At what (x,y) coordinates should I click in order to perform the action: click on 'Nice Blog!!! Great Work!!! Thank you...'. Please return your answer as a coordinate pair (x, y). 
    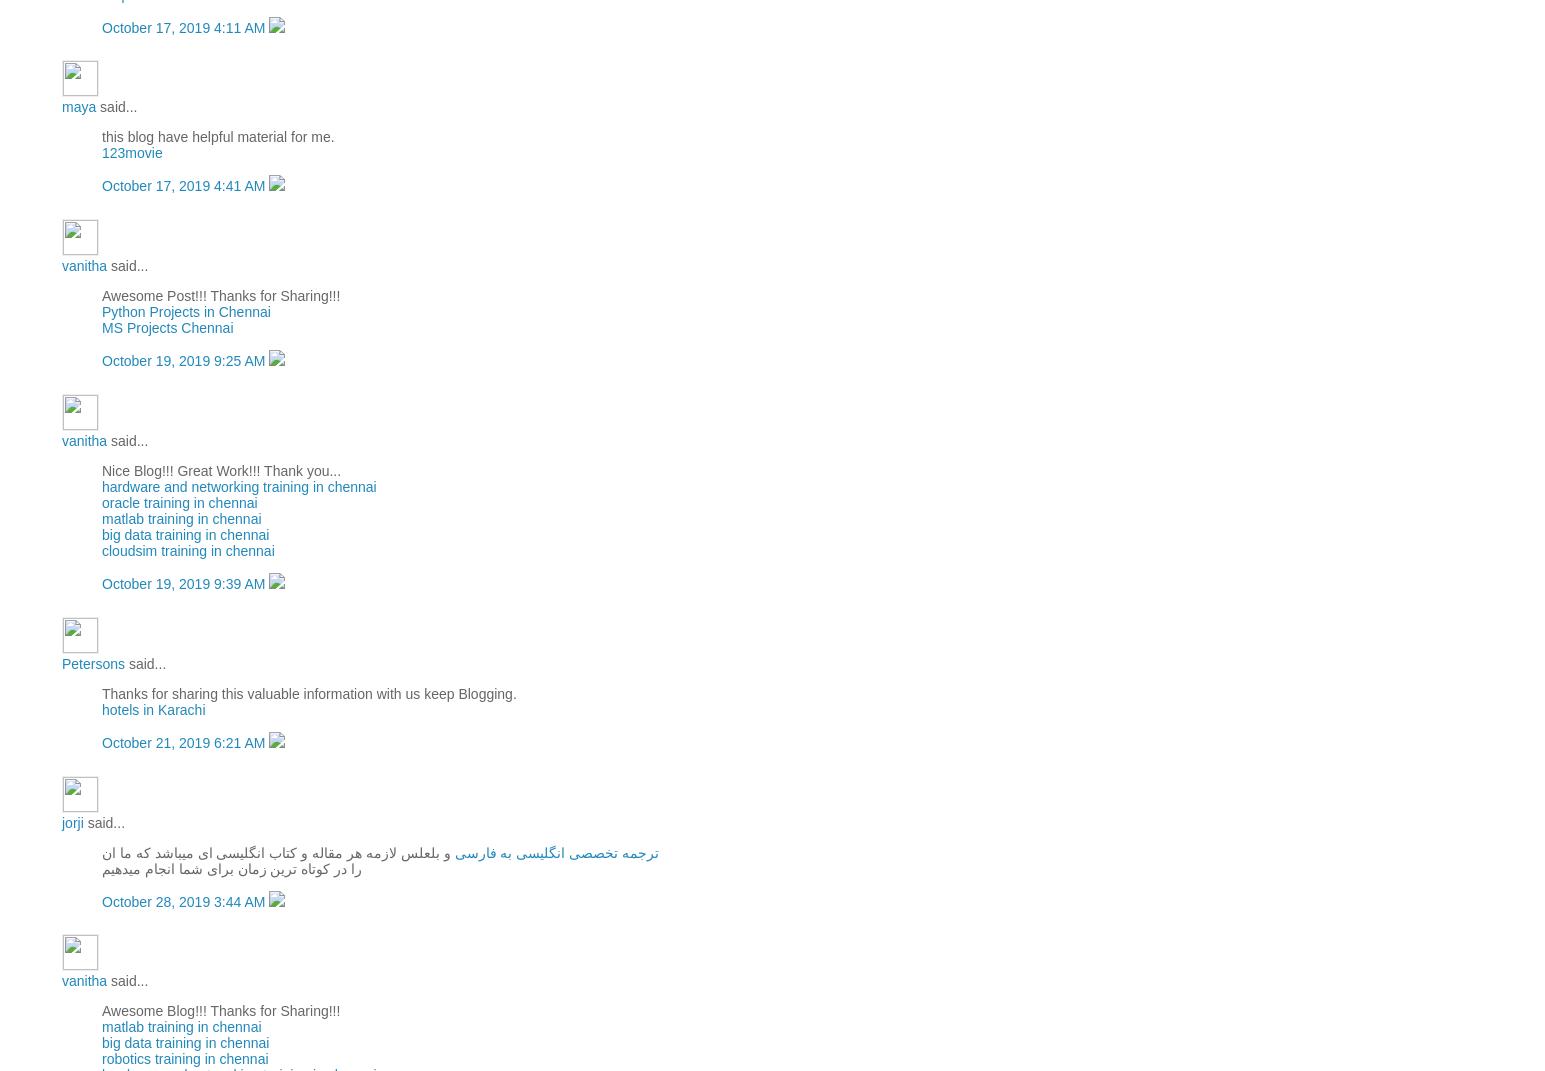
    Looking at the image, I should click on (100, 468).